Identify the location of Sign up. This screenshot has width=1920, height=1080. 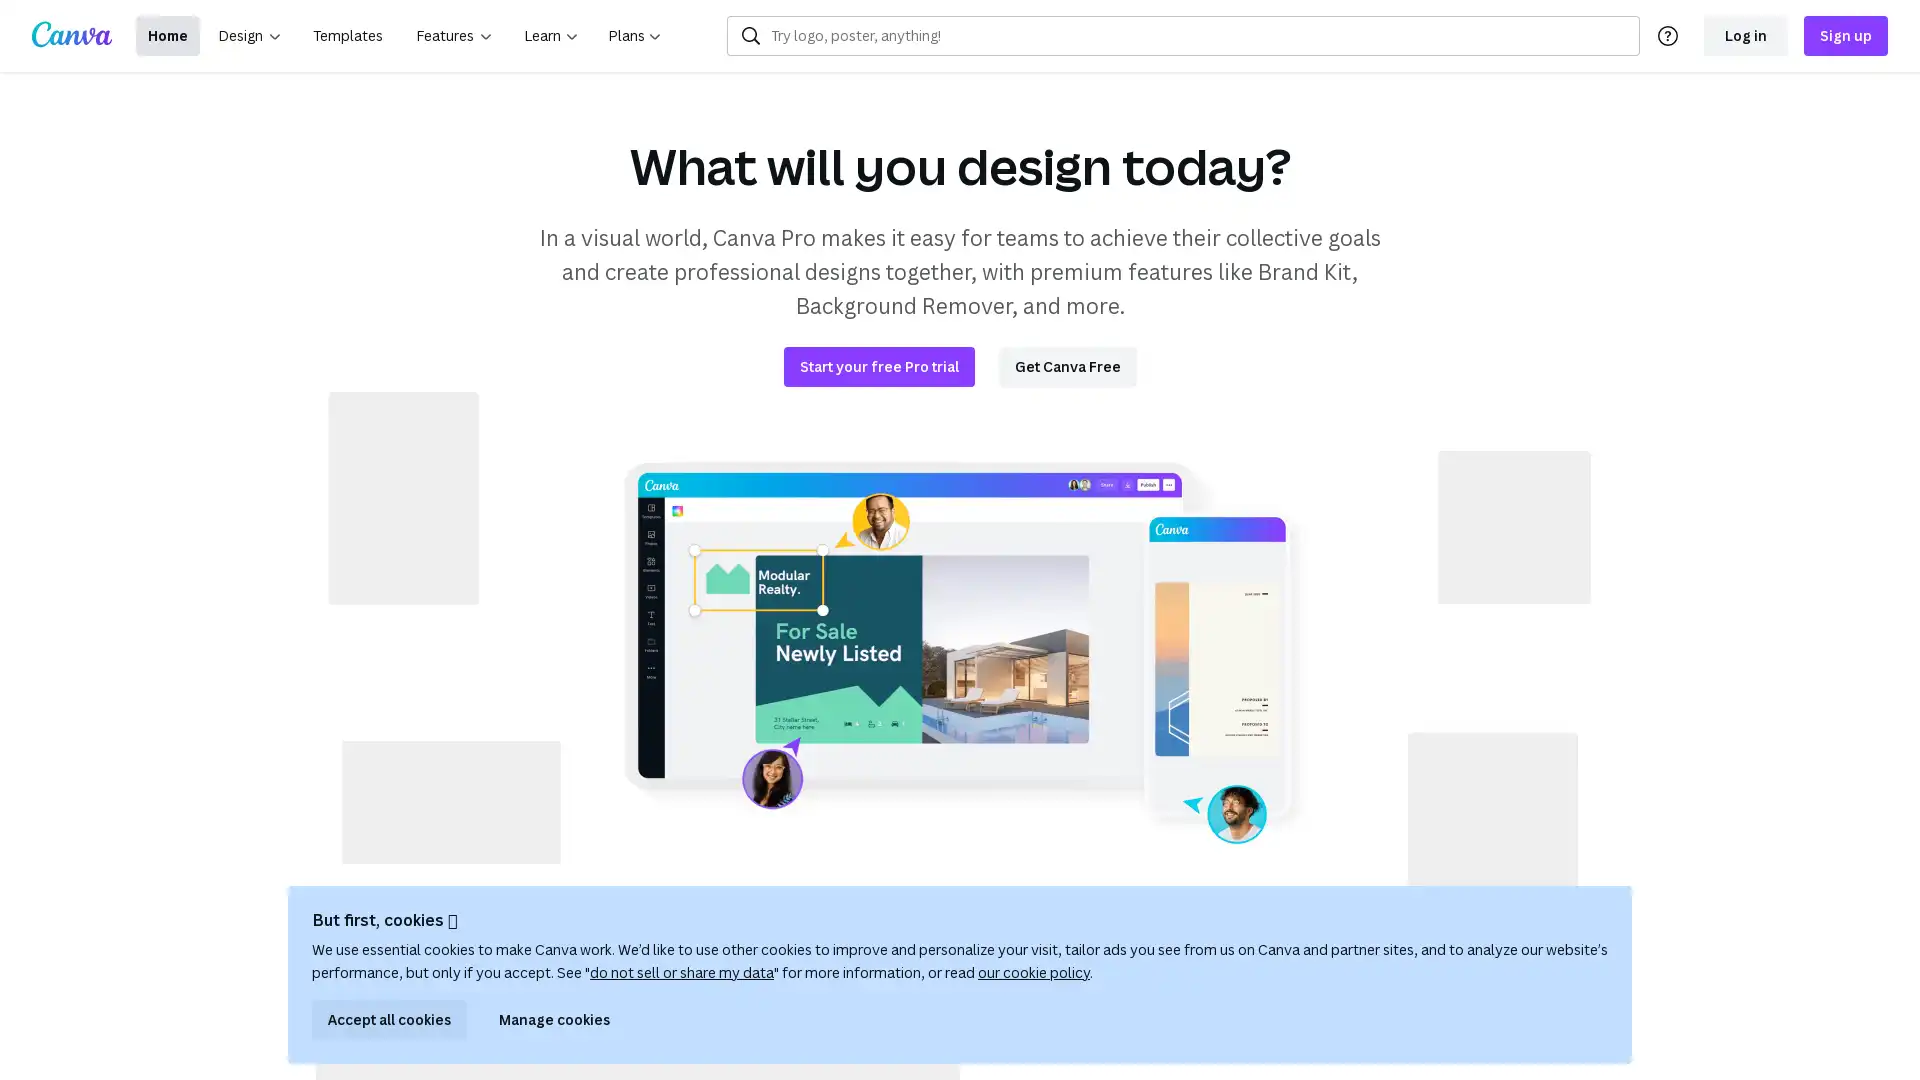
(1845, 35).